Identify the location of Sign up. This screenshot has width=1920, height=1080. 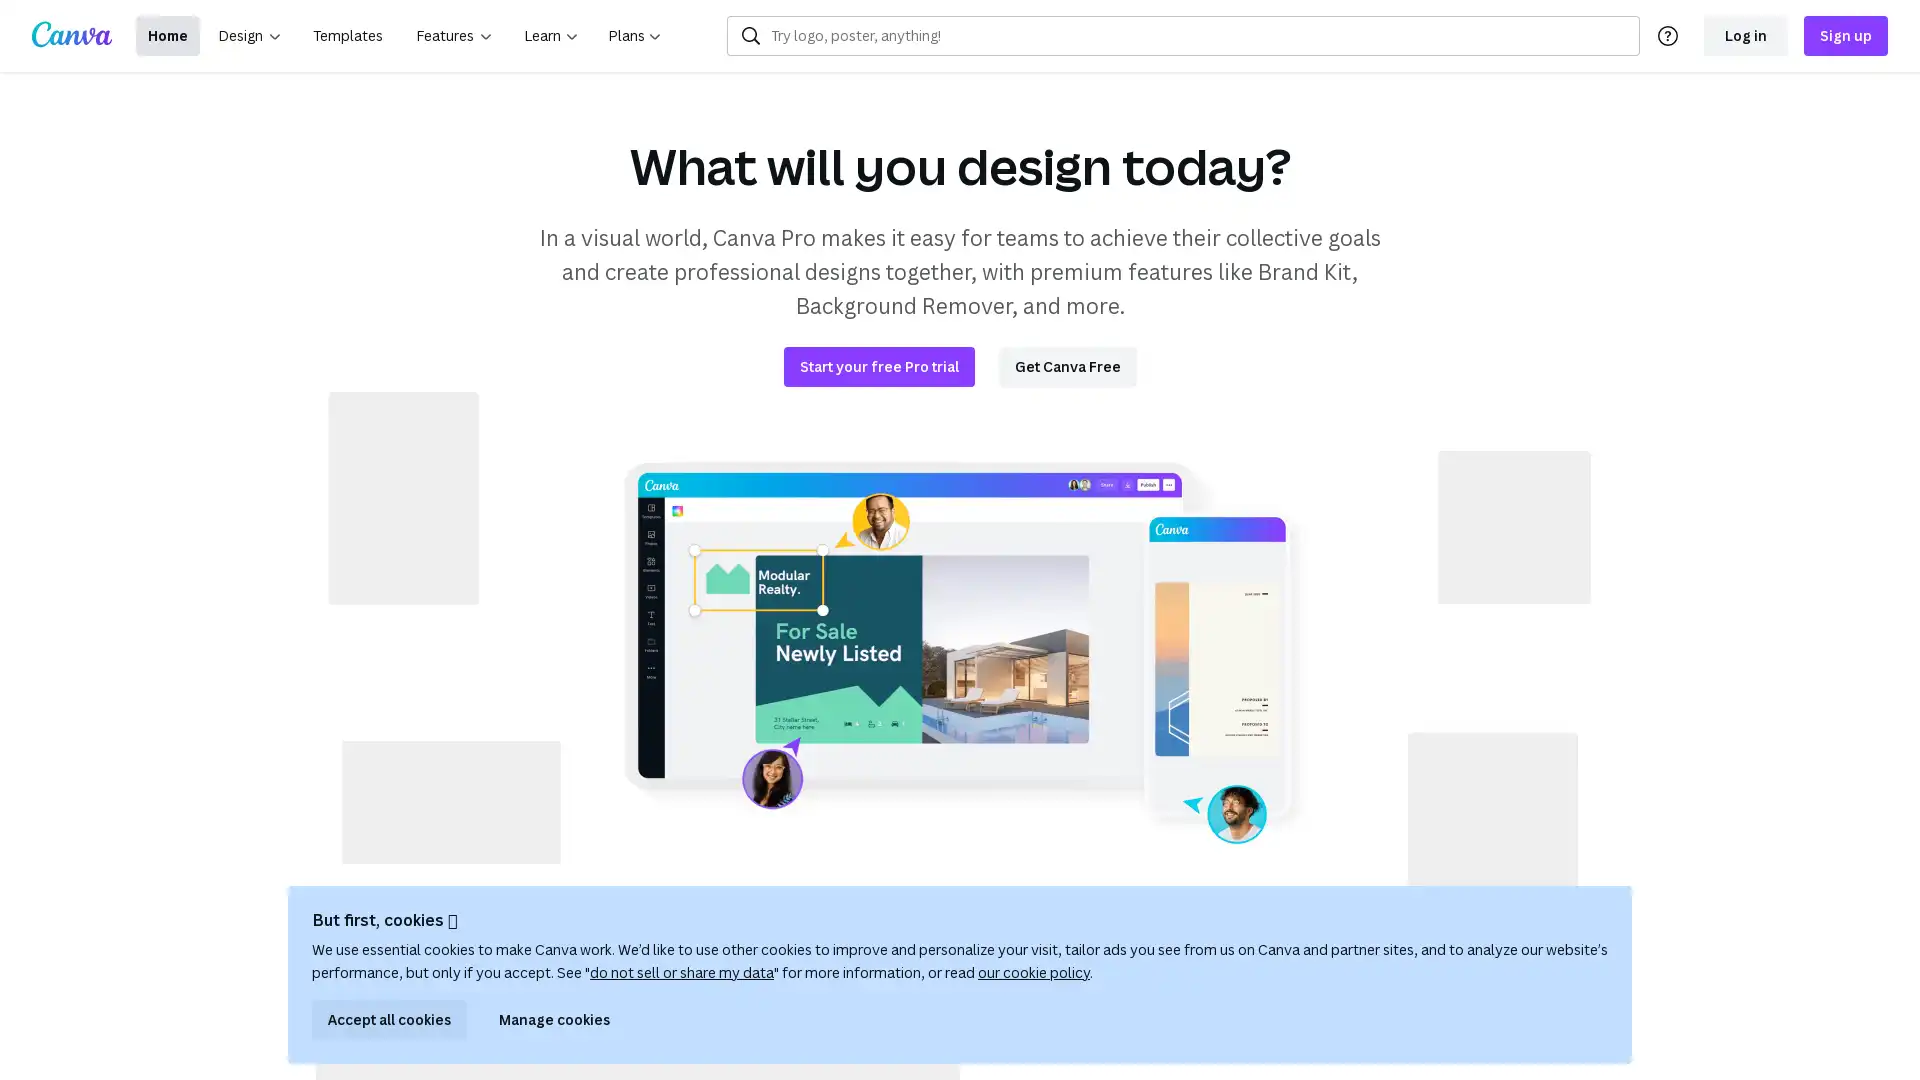
(1845, 35).